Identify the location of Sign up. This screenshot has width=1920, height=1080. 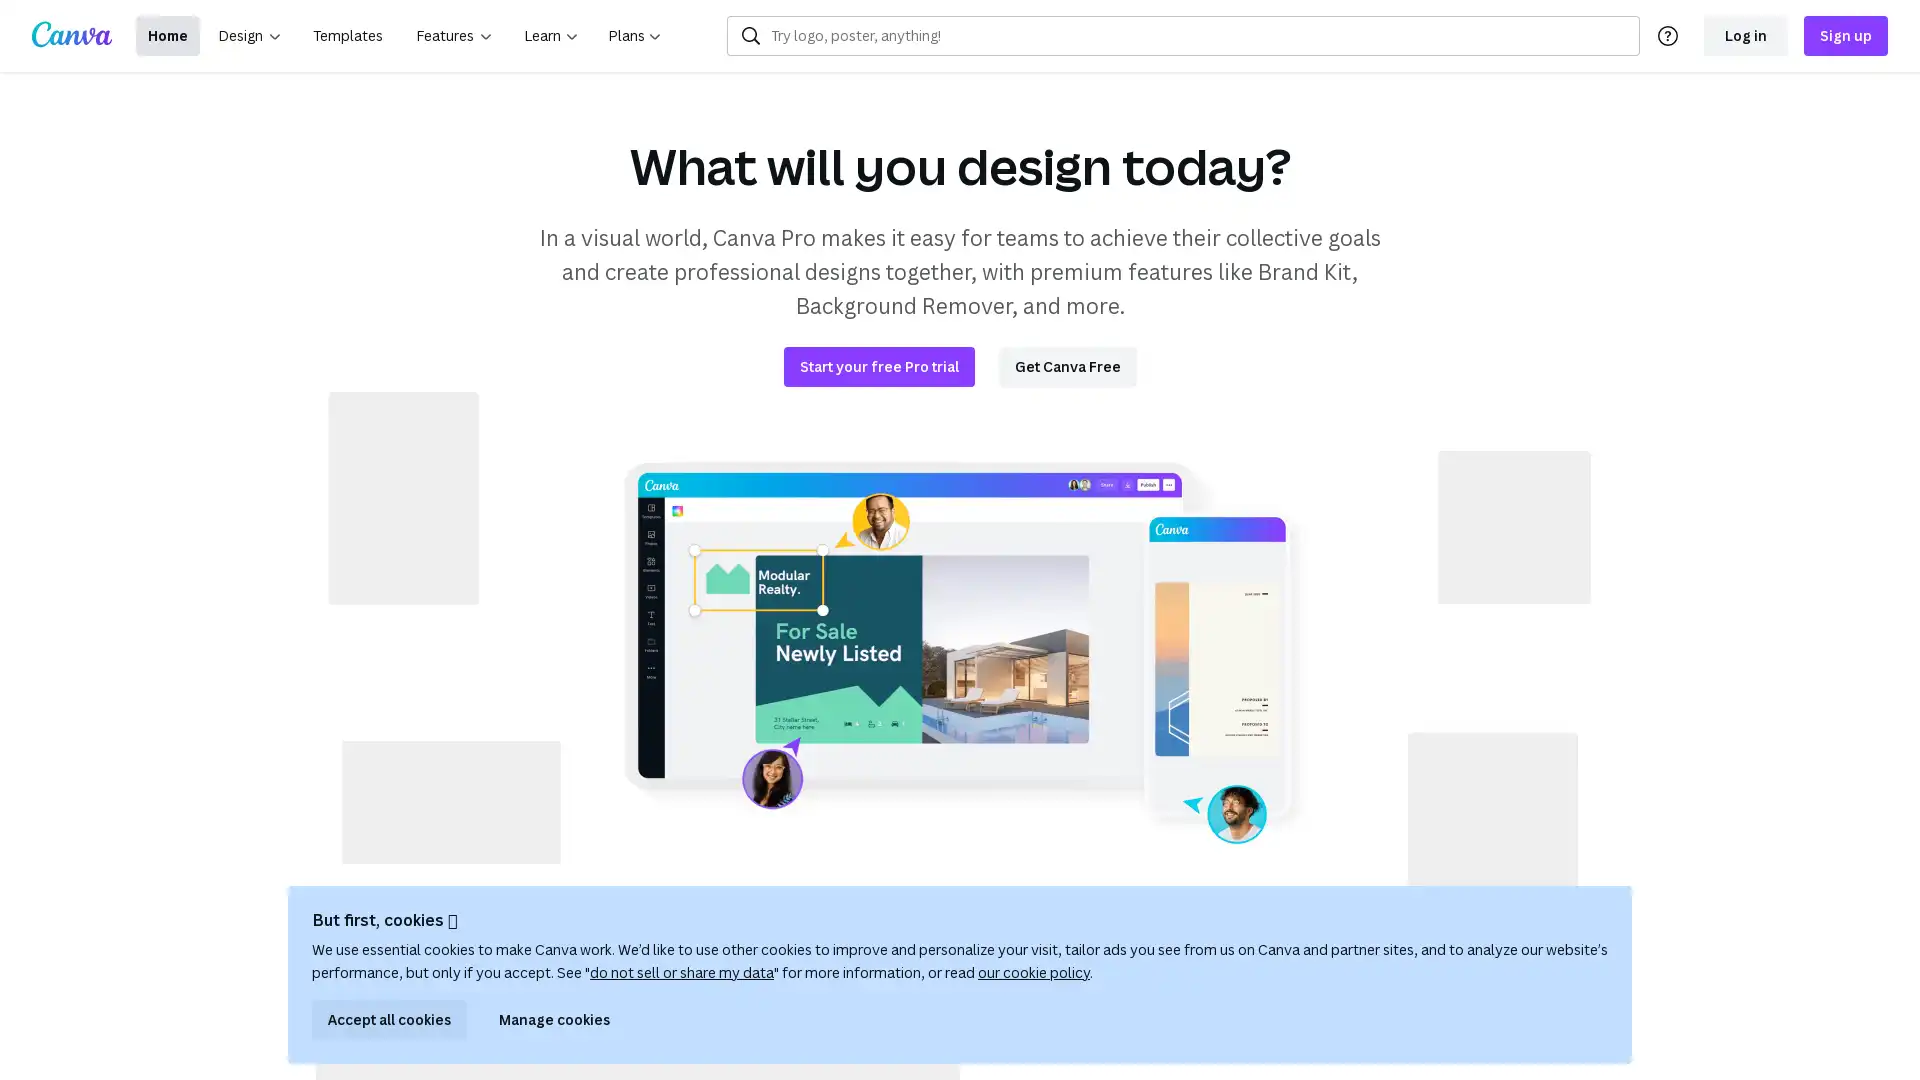
(1845, 35).